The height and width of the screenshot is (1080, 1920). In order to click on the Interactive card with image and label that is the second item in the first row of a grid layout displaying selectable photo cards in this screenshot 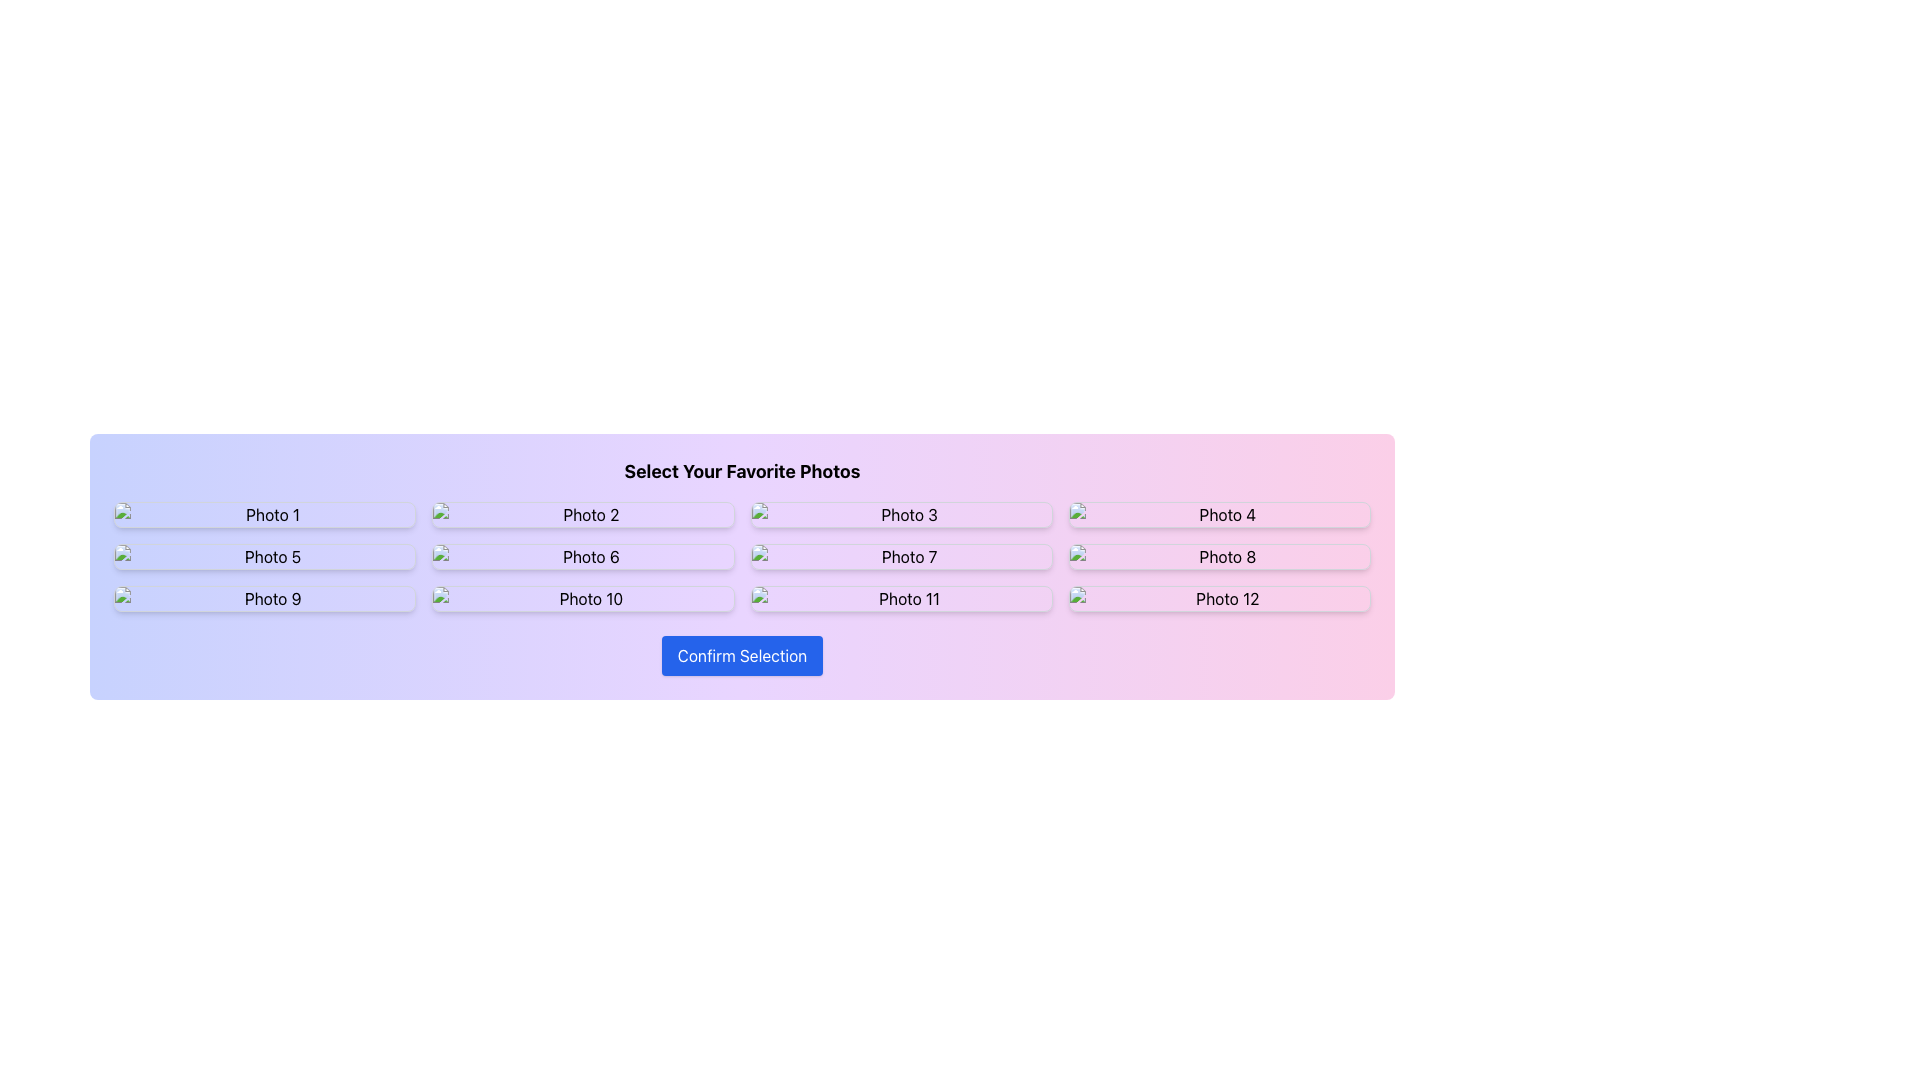, I will do `click(582, 514)`.